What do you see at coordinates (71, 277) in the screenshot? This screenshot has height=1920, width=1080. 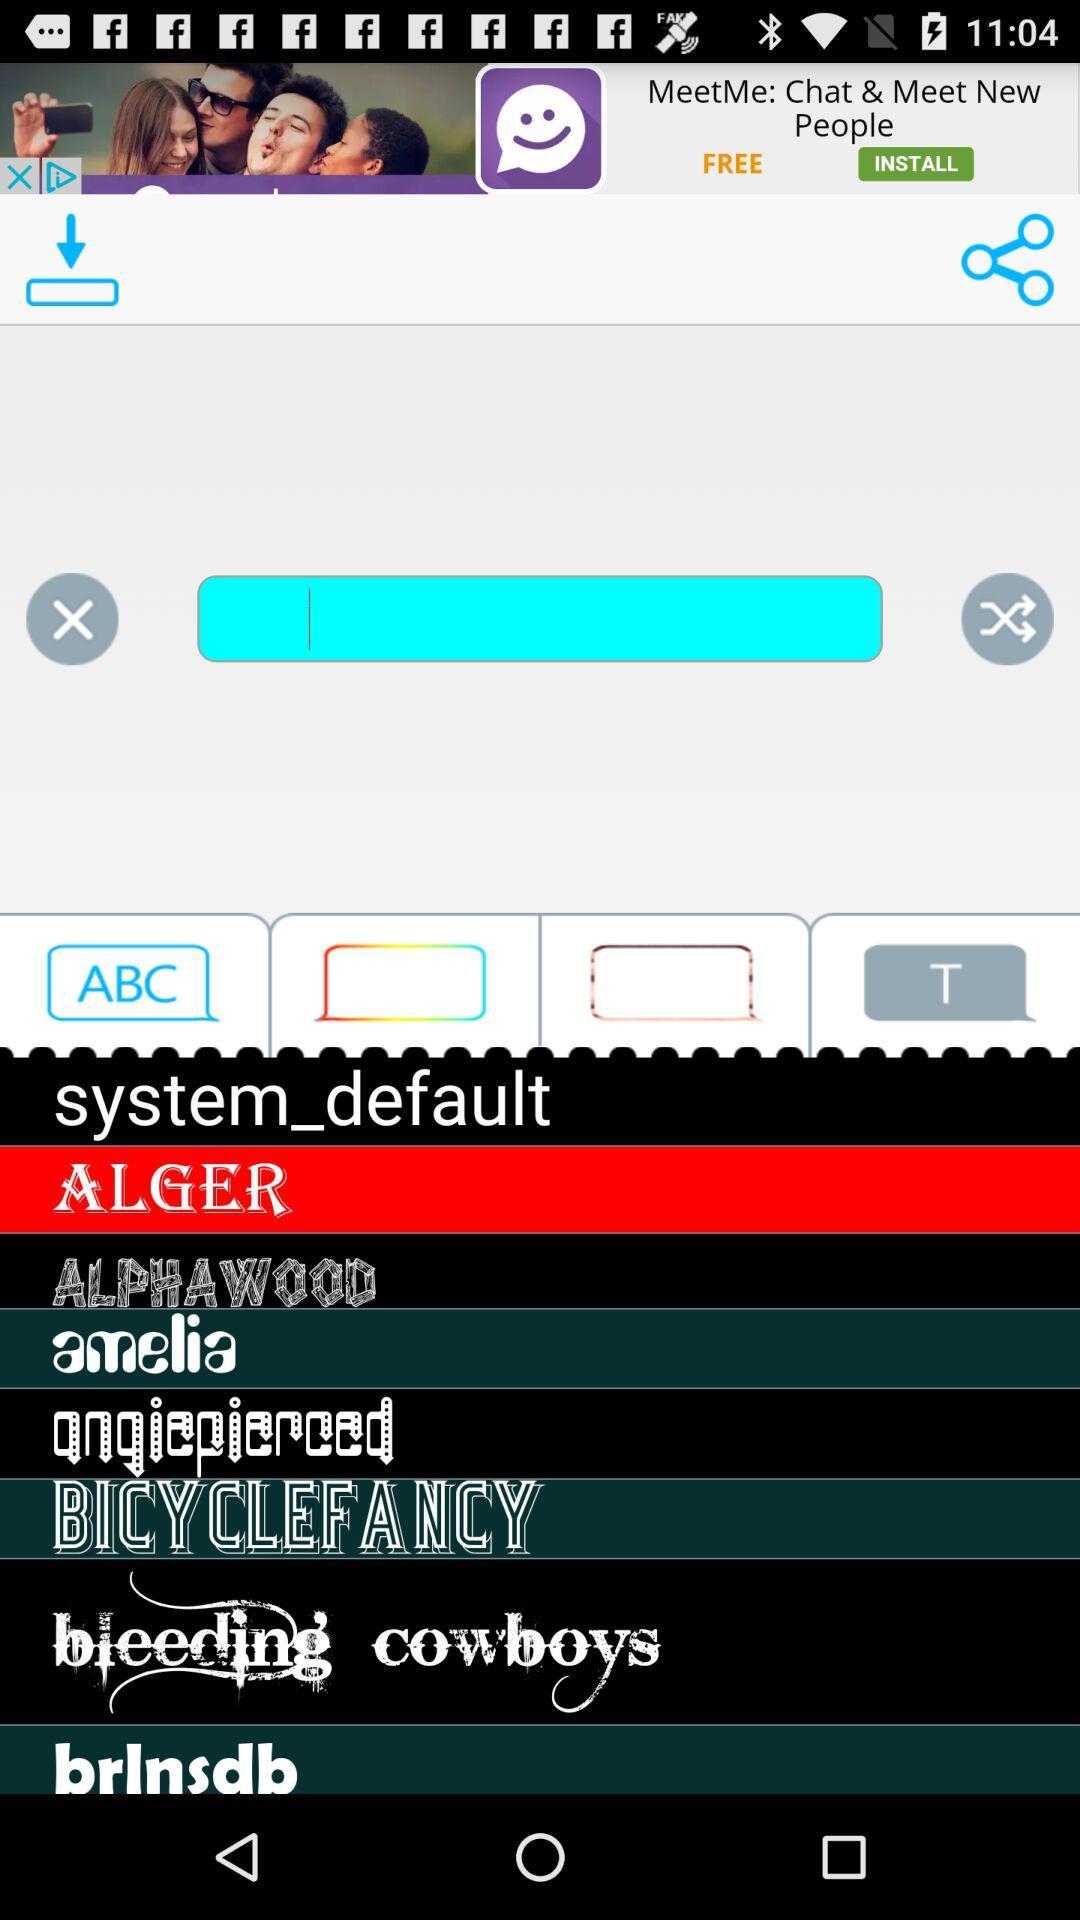 I see `the file_download icon` at bounding box center [71, 277].